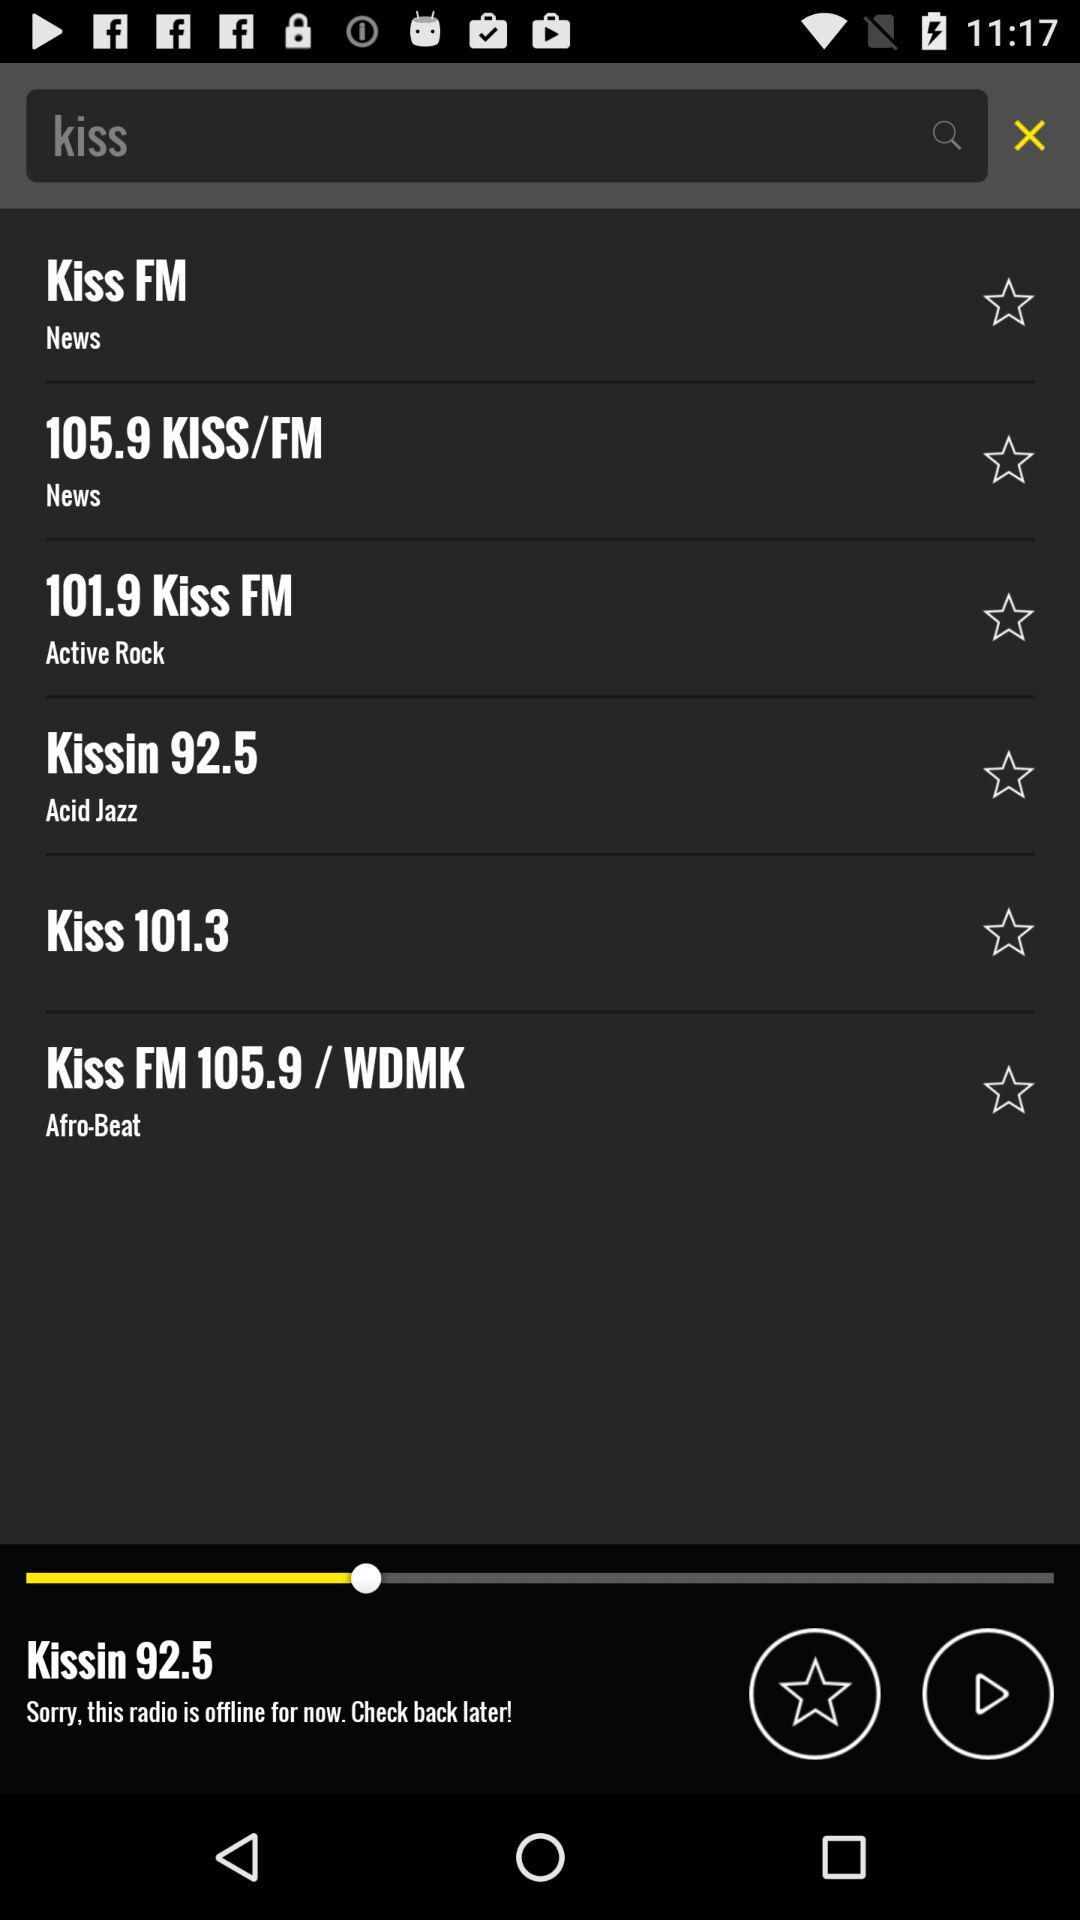  Describe the element at coordinates (1023, 134) in the screenshot. I see `close` at that location.